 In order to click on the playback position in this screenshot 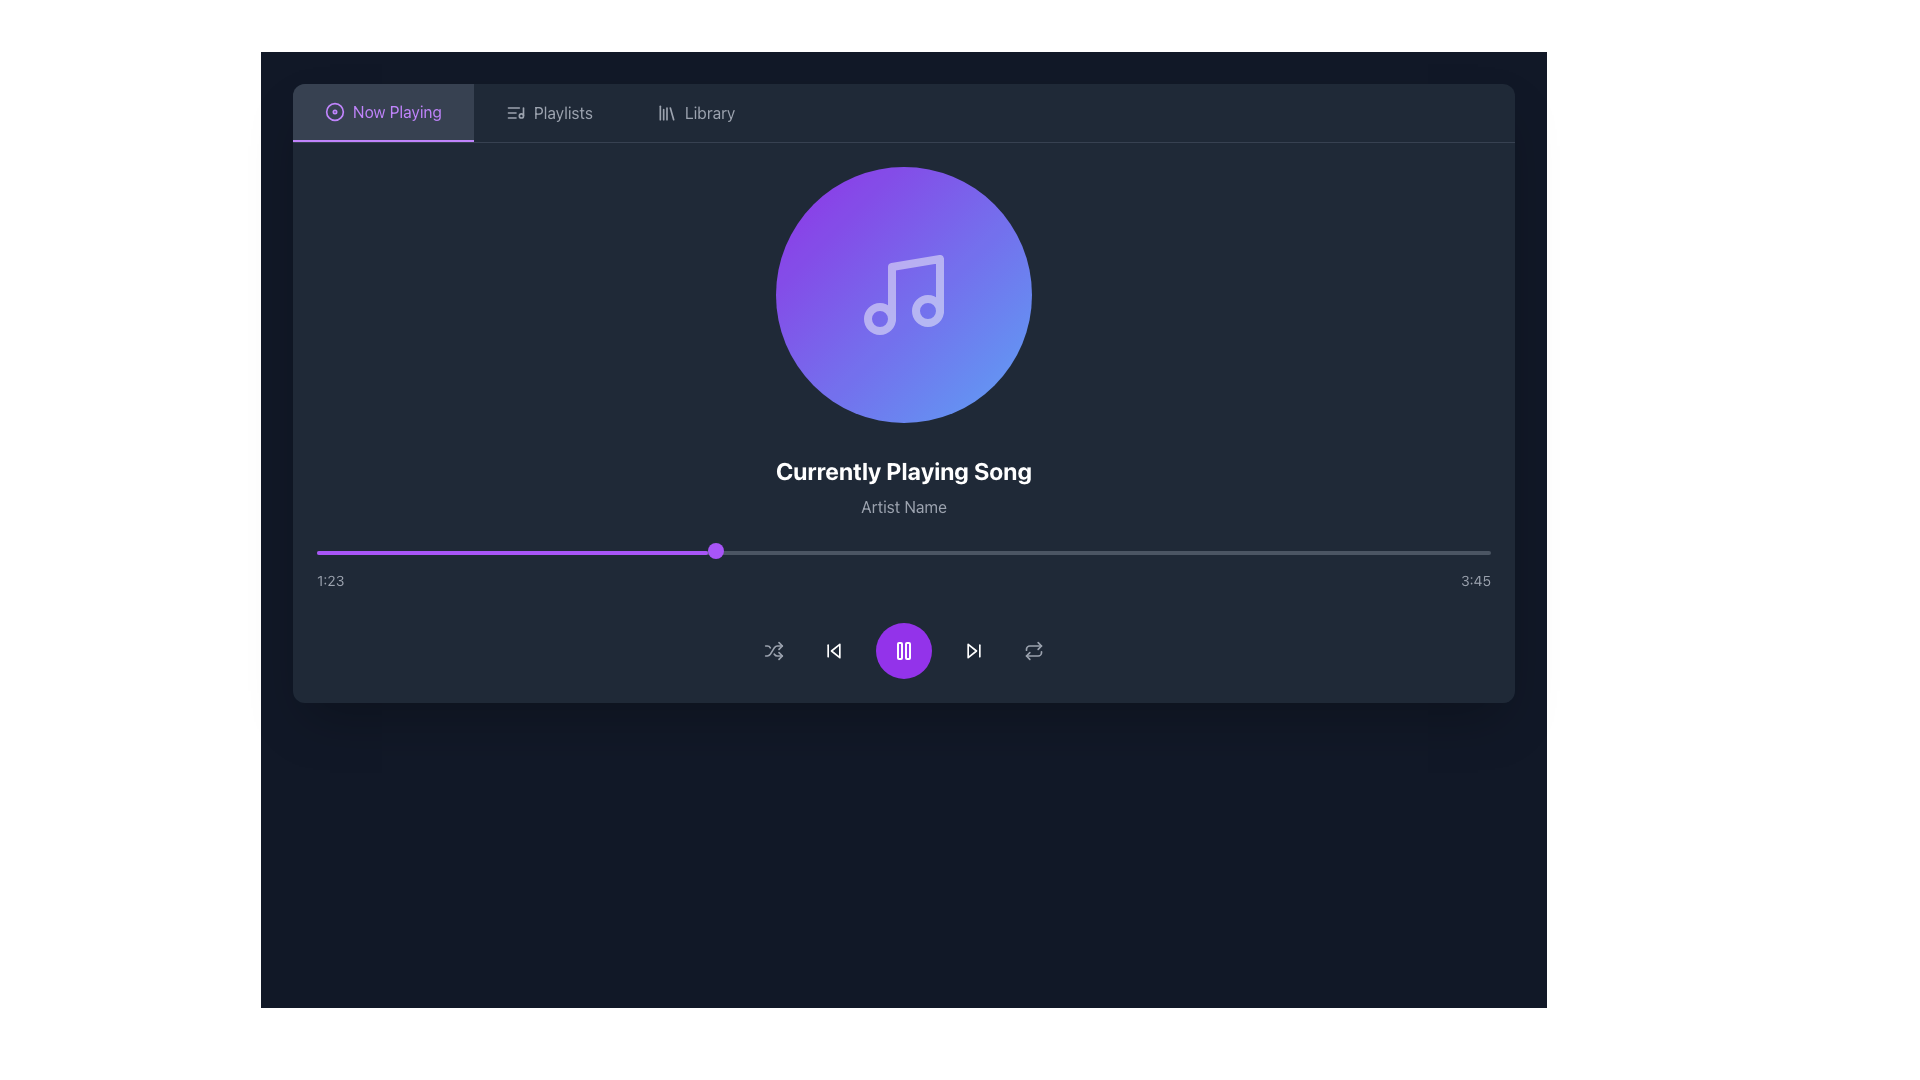, I will do `click(1339, 552)`.